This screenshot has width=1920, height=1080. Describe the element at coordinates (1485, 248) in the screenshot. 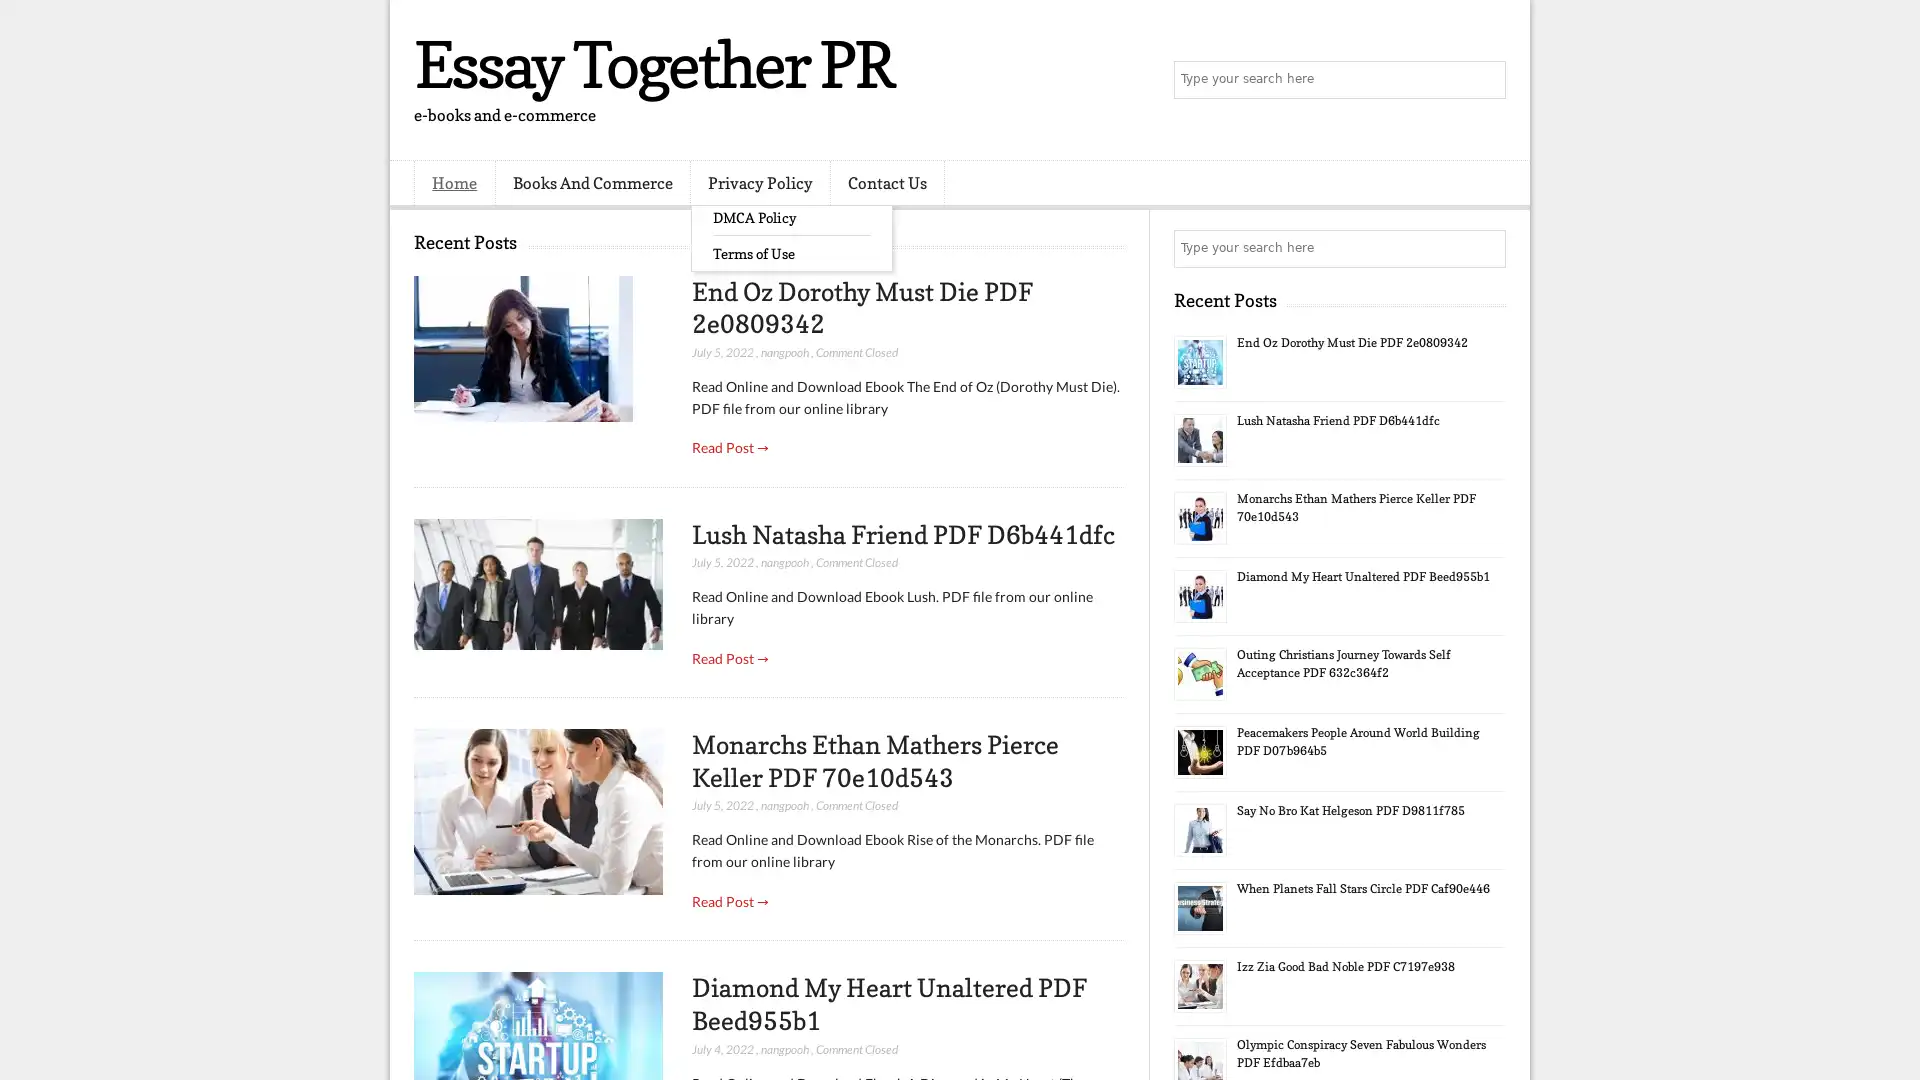

I see `Search` at that location.